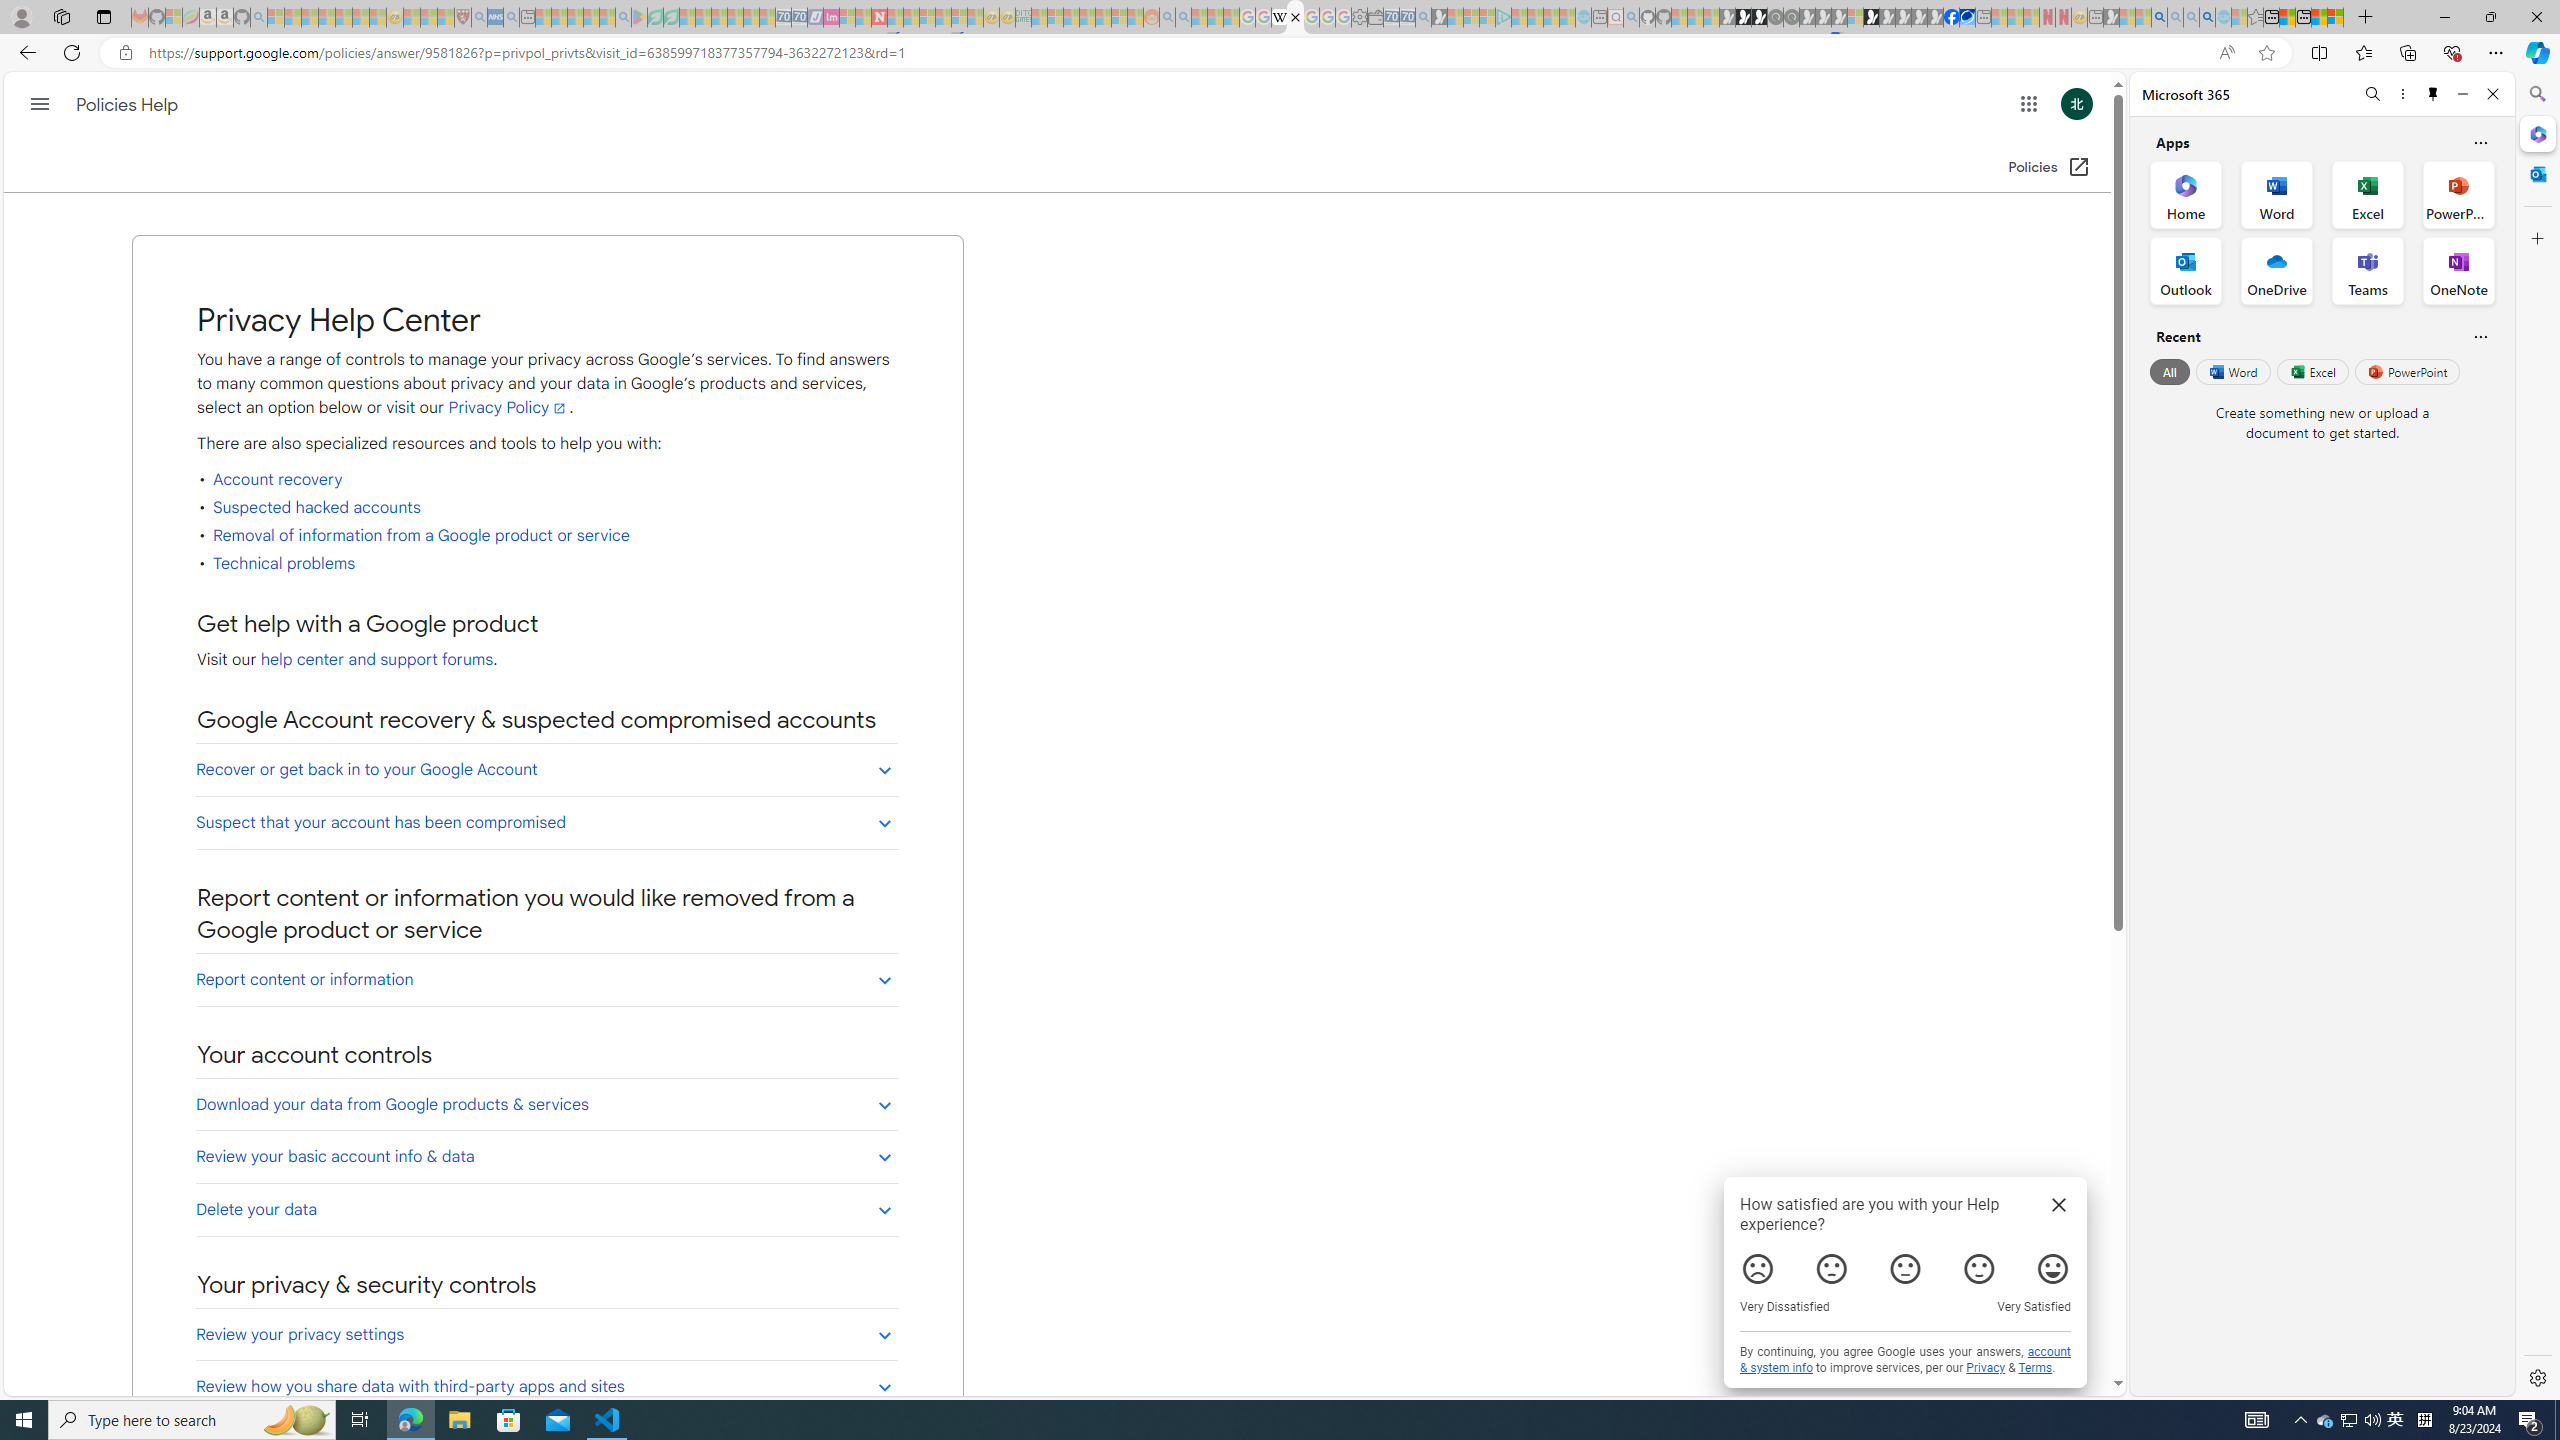 Image resolution: width=2560 pixels, height=1440 pixels. Describe the element at coordinates (129, 104) in the screenshot. I see `'Policies Help'` at that location.